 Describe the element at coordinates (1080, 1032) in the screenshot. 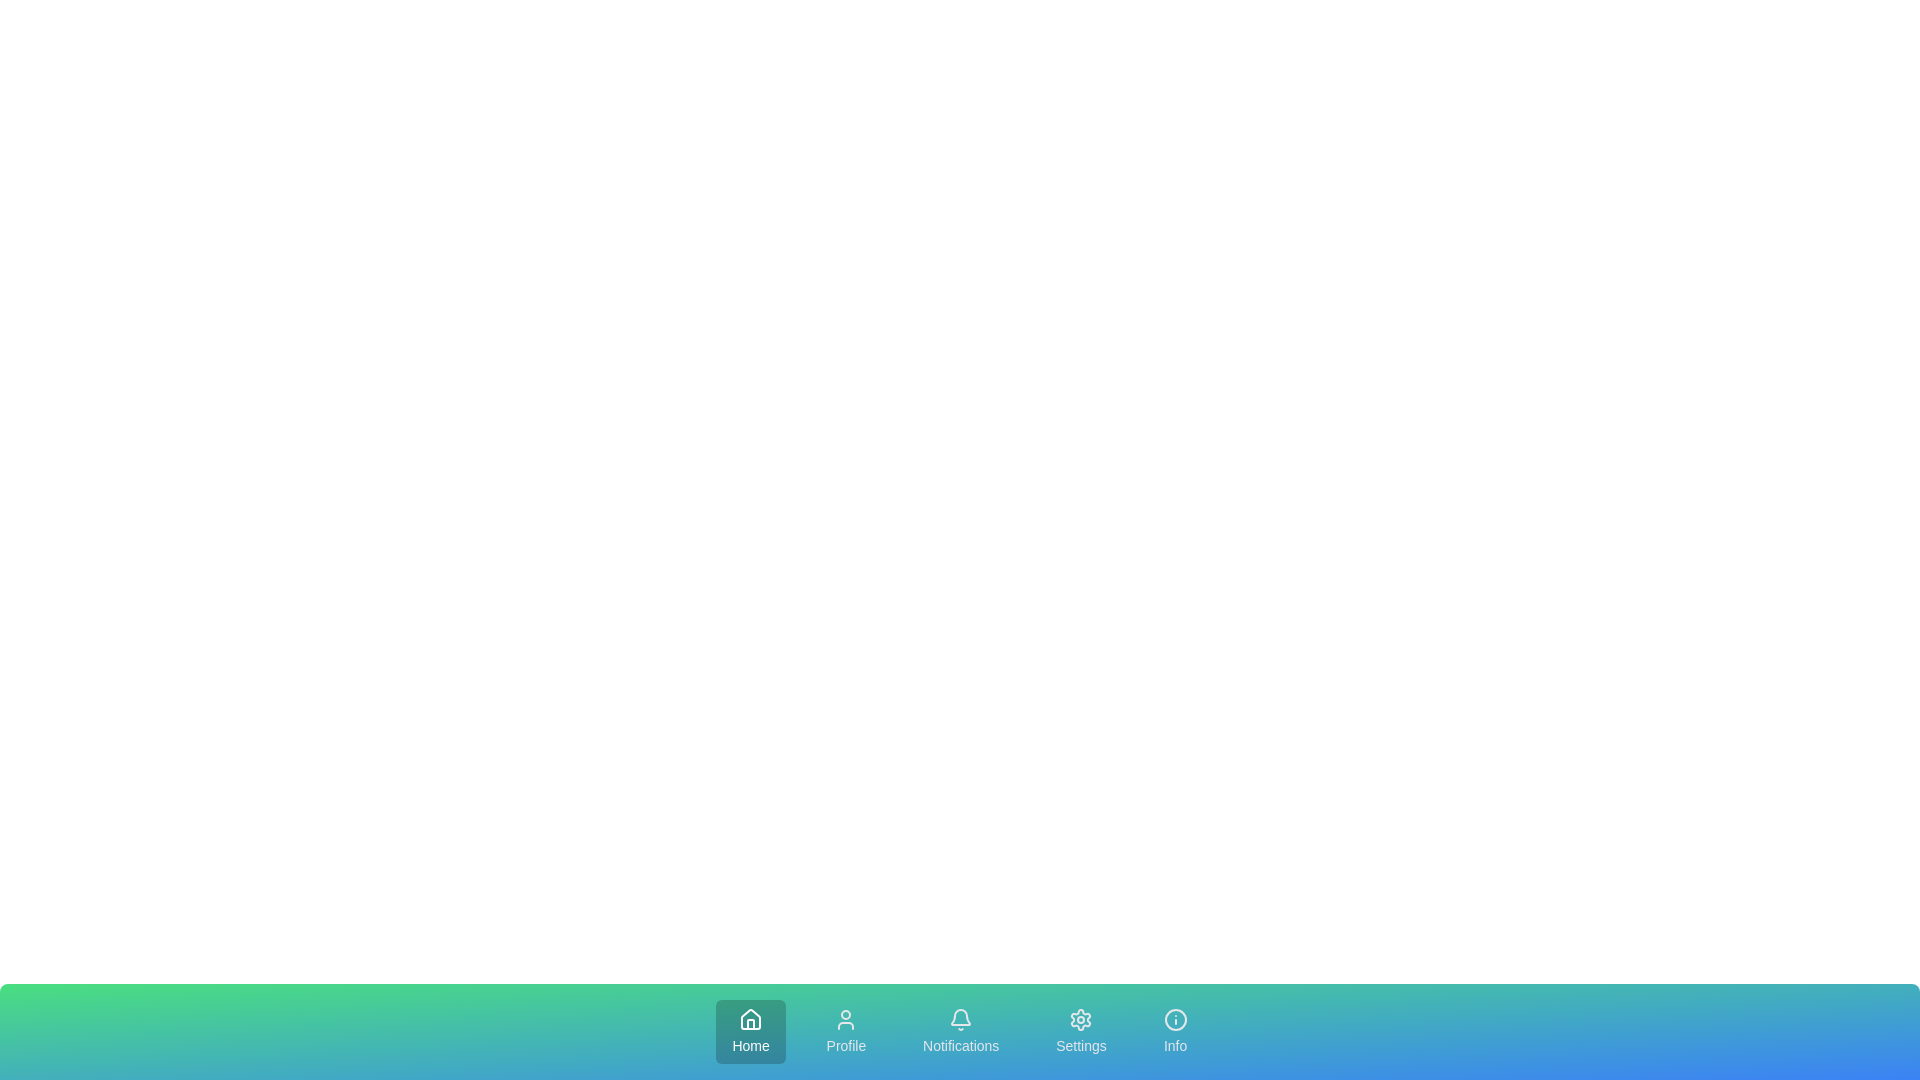

I see `the Settings tab in the bottom navigation bar` at that location.